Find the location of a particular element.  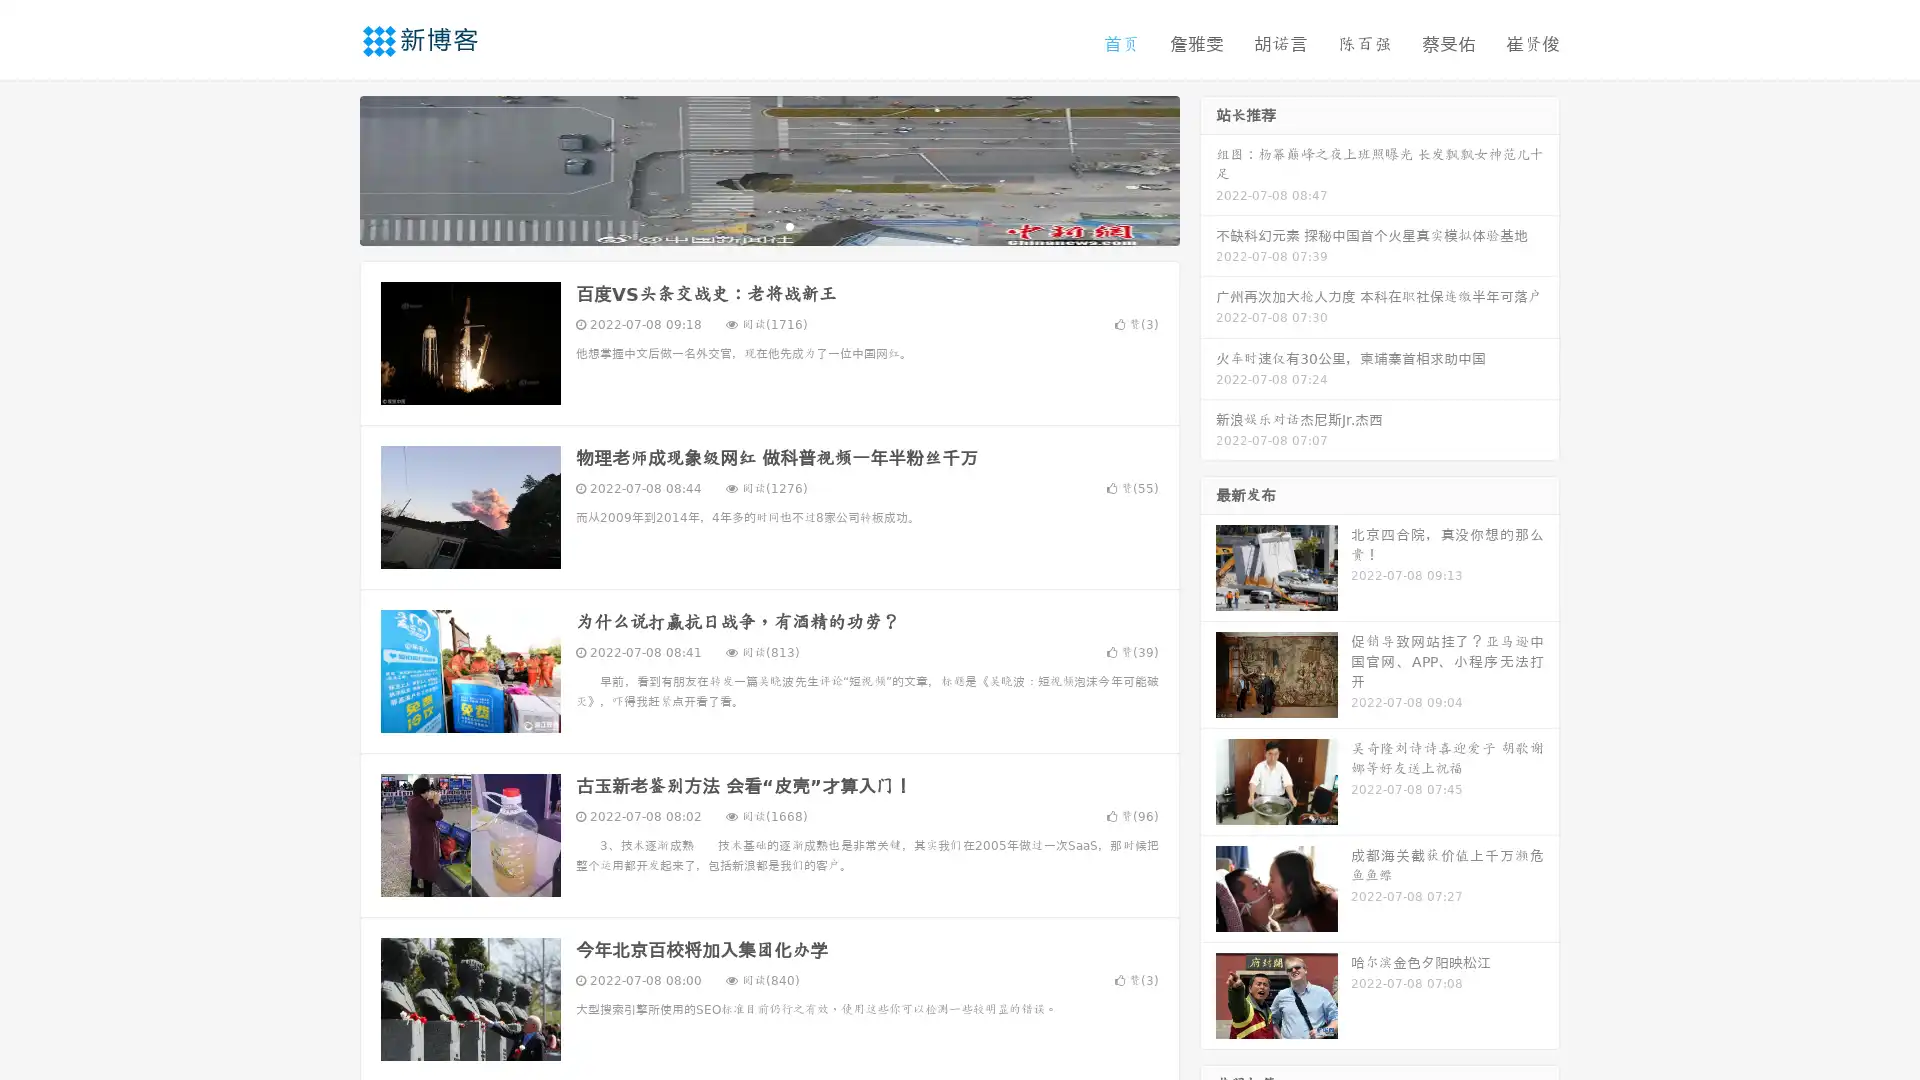

Next slide is located at coordinates (1208, 168).